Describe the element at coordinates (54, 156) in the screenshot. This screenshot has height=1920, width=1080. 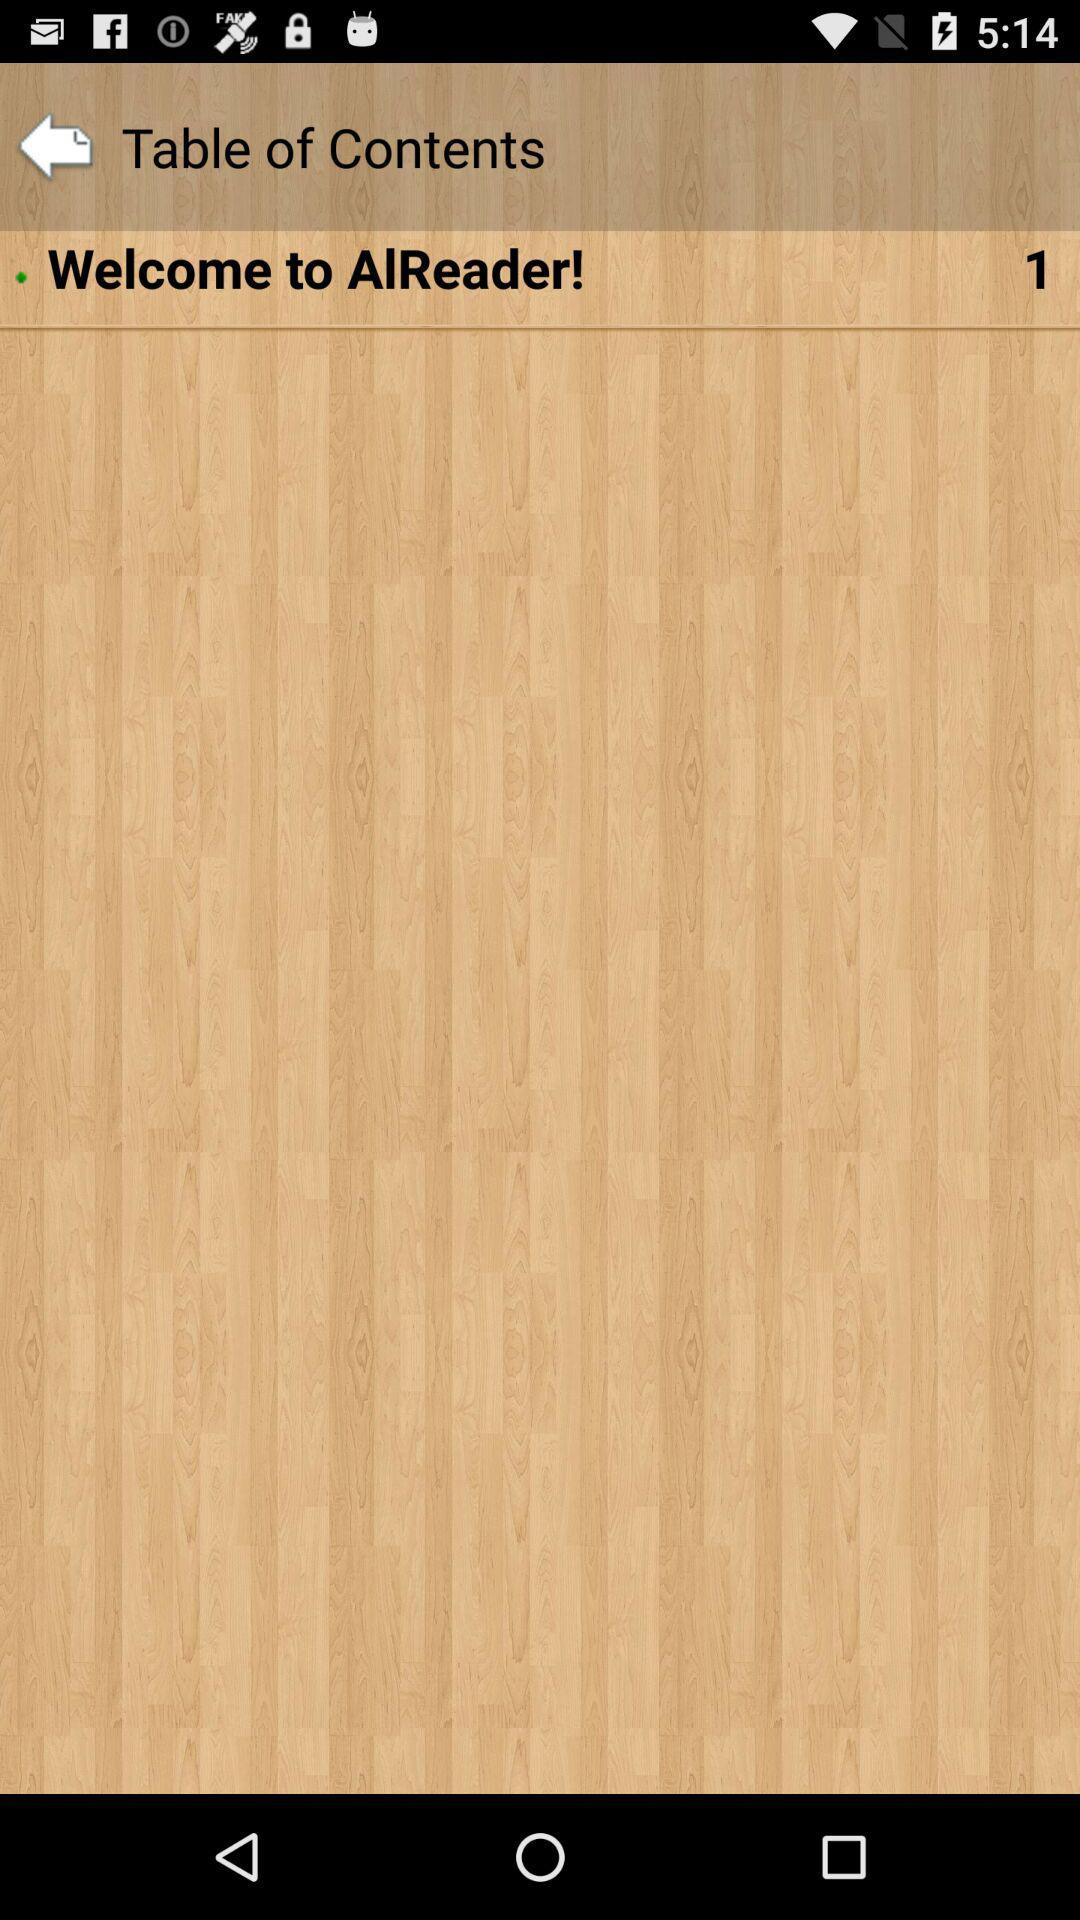
I see `the arrow_backward icon` at that location.